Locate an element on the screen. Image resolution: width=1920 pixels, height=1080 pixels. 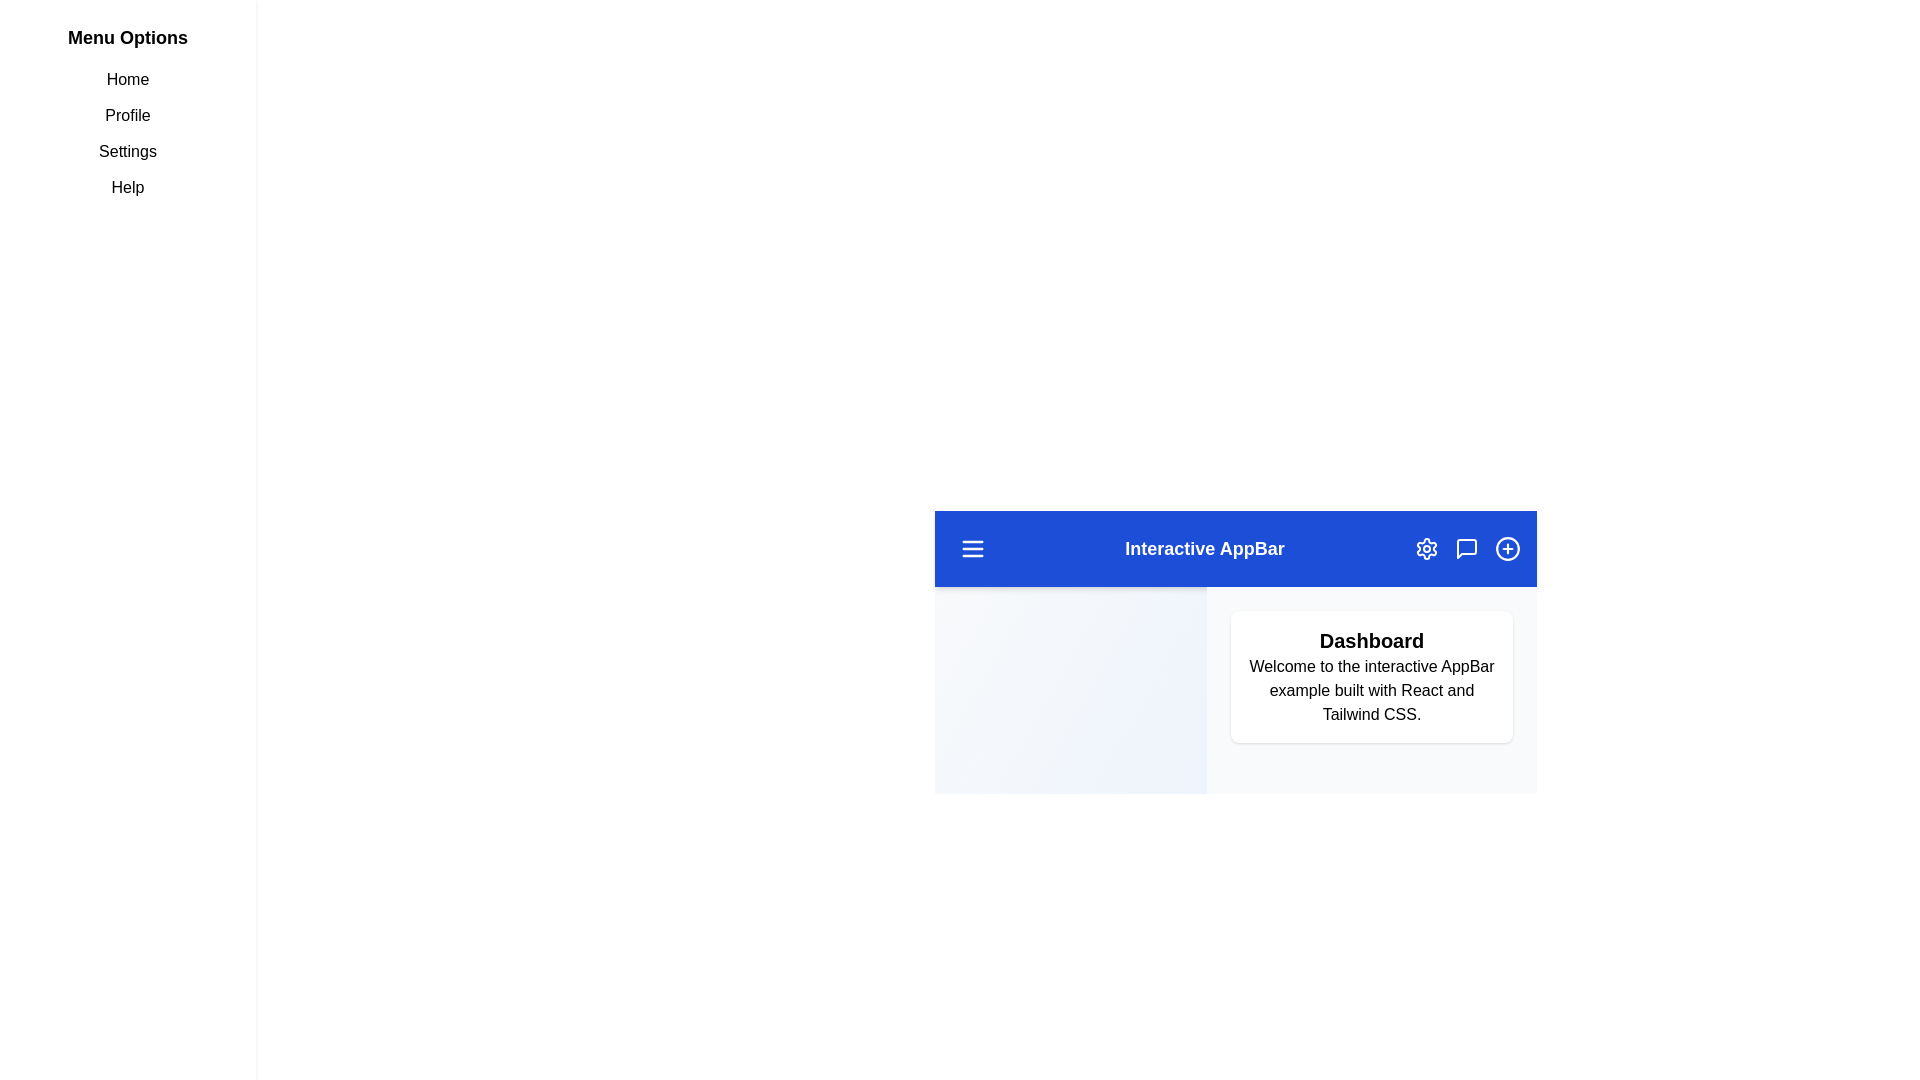
the 'Settings' icon in the AppBar is located at coordinates (1425, 548).